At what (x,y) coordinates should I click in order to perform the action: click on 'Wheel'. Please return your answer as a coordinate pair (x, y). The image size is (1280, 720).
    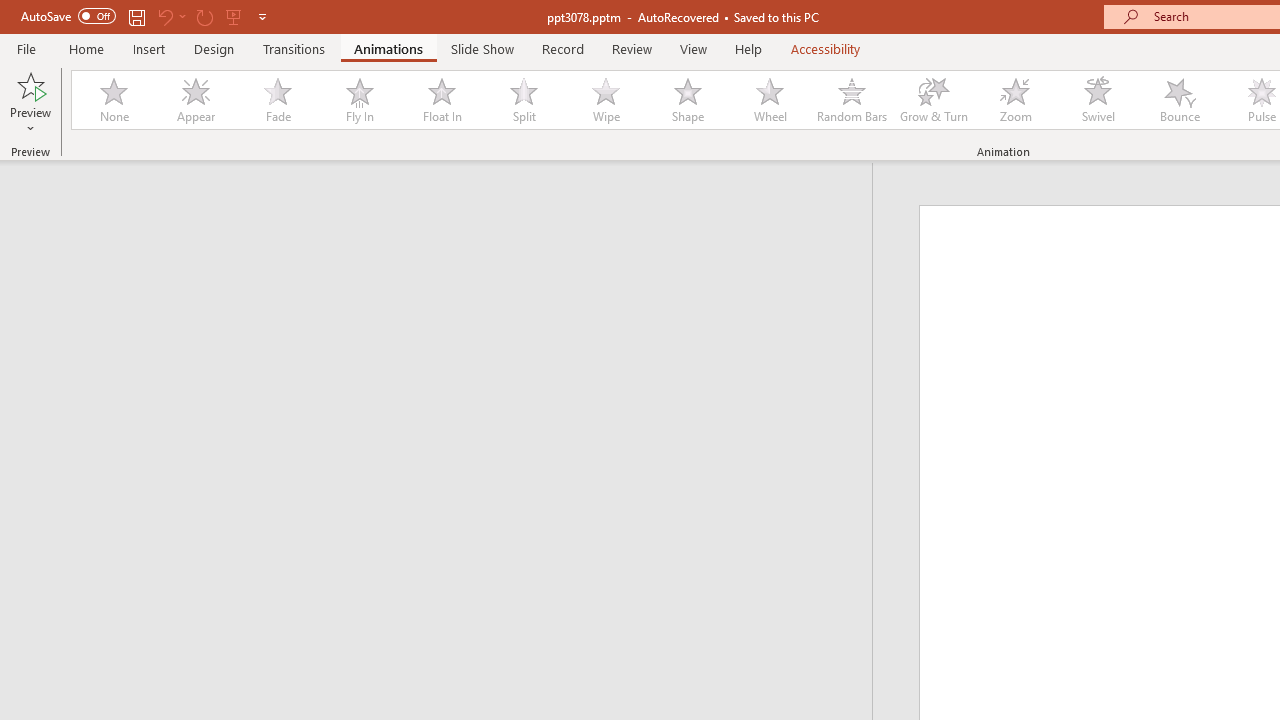
    Looking at the image, I should click on (769, 100).